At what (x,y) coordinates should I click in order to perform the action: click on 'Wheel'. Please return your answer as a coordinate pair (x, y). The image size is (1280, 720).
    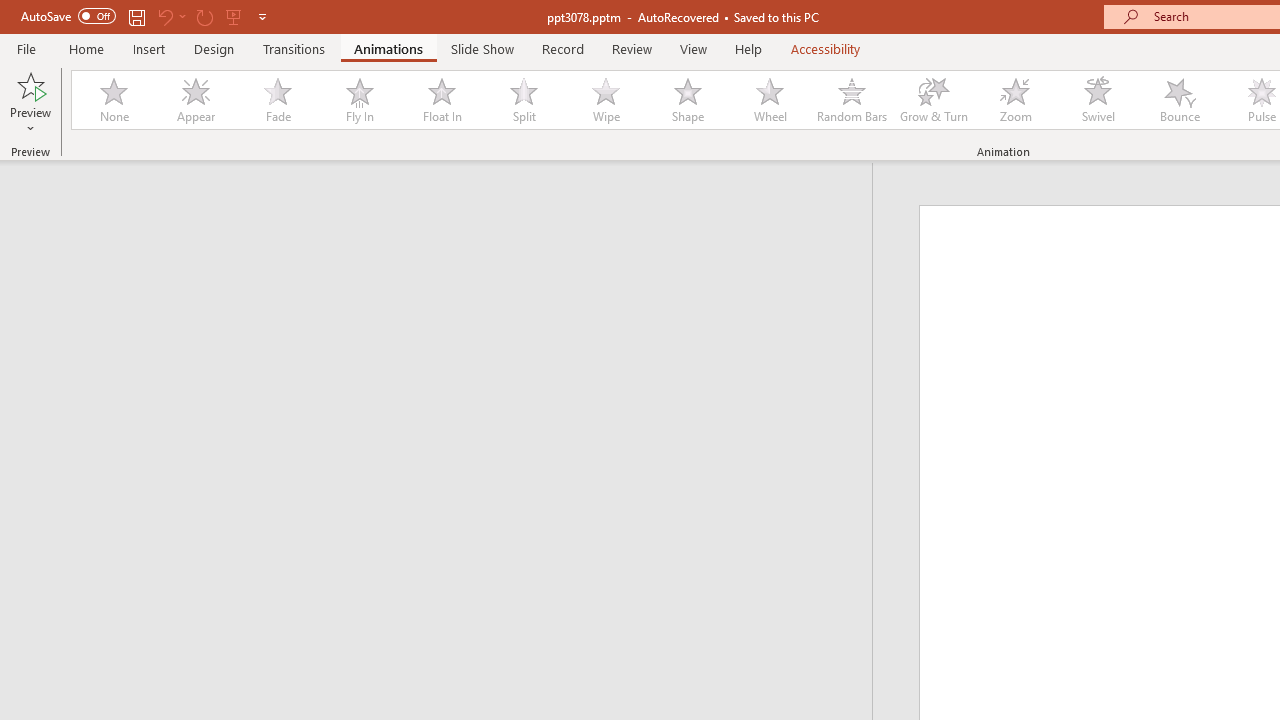
    Looking at the image, I should click on (769, 100).